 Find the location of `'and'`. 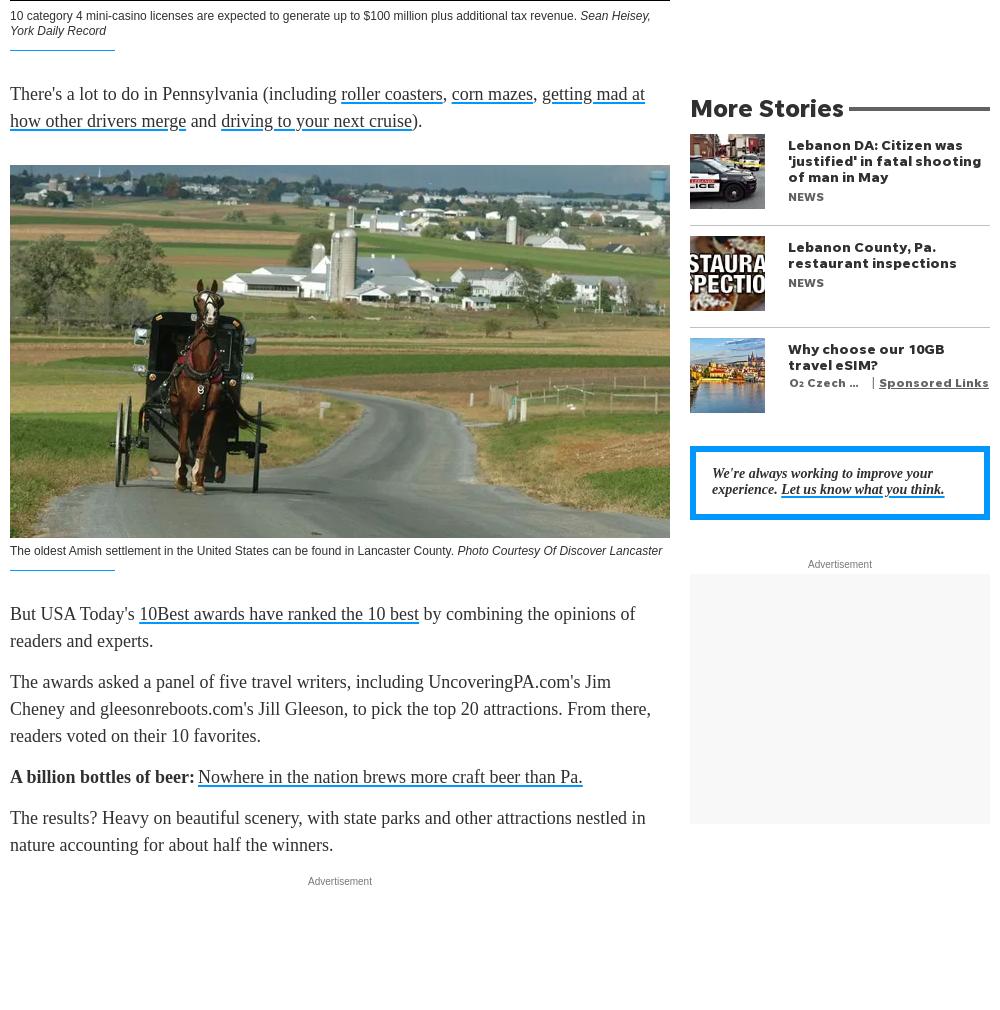

'and' is located at coordinates (202, 119).